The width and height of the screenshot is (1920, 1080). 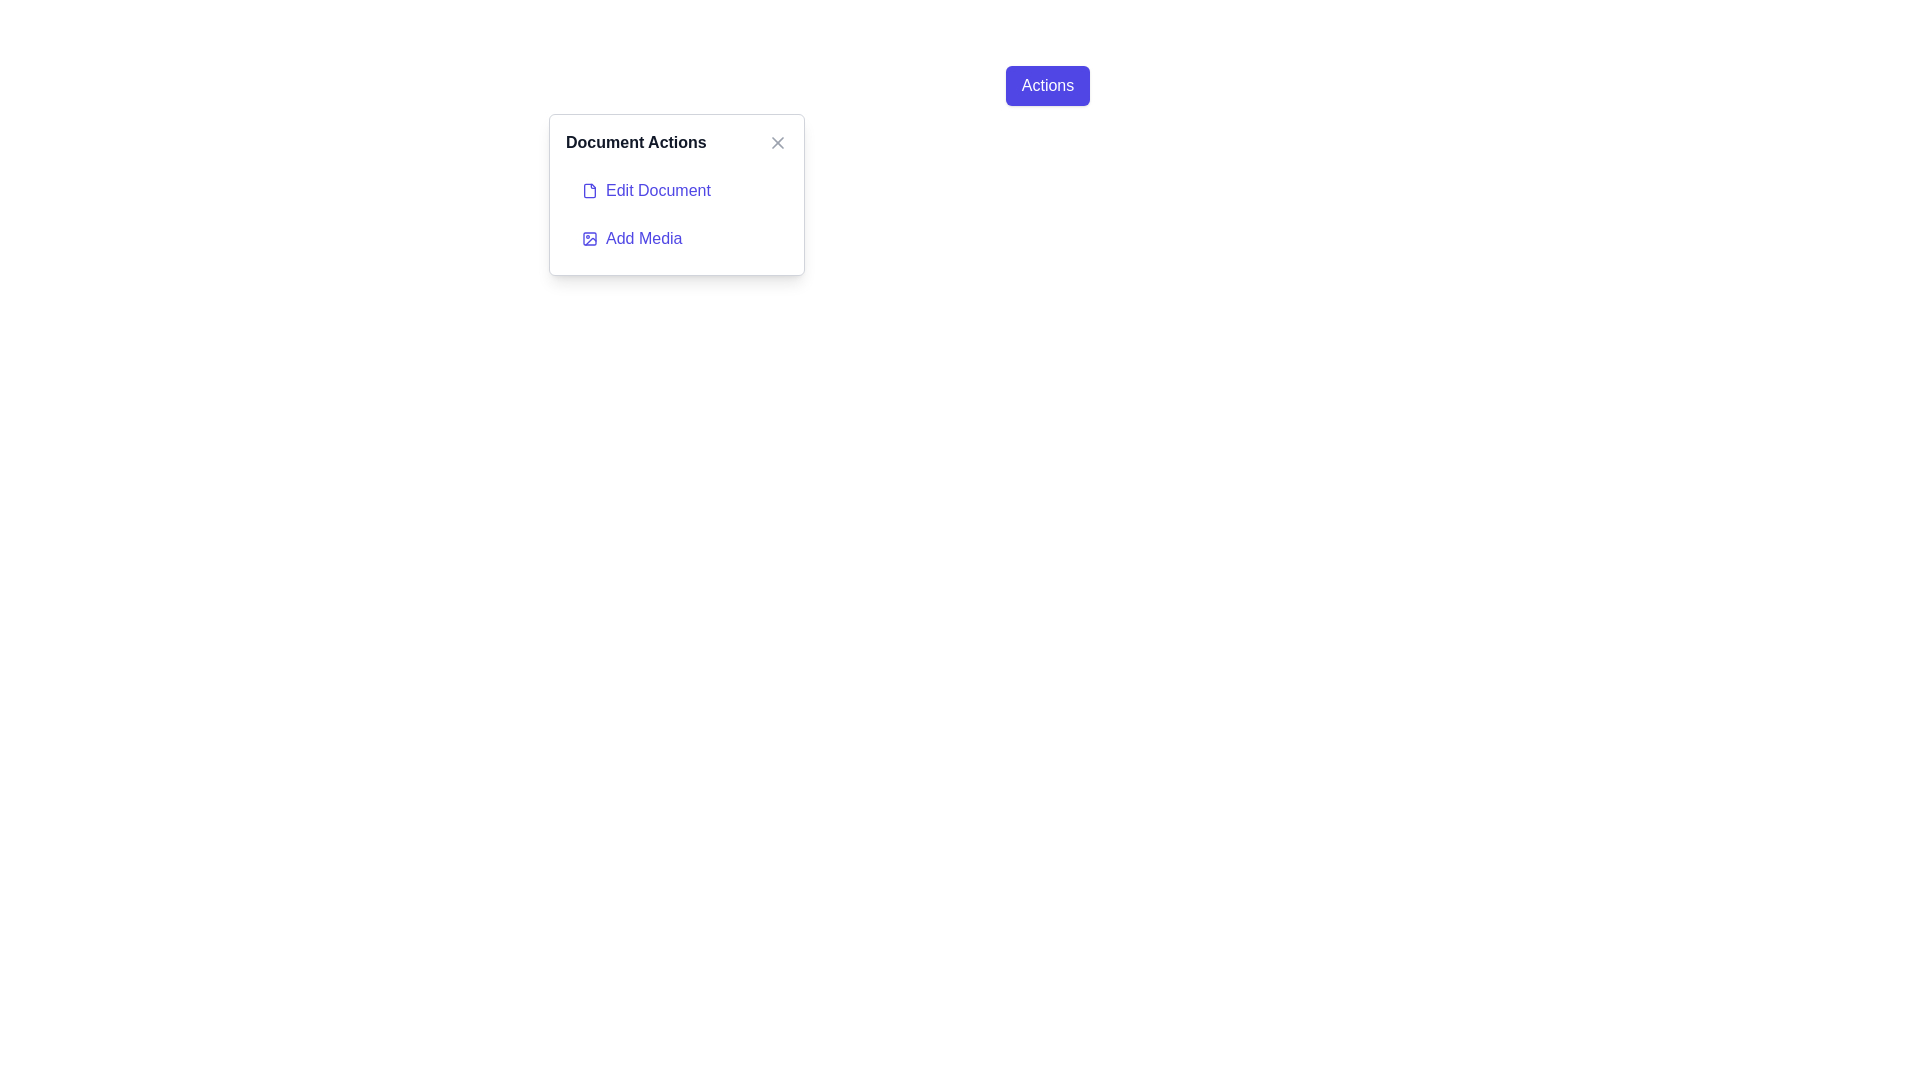 I want to click on the 'Document Actions' dropdown menu option, so click(x=589, y=191).